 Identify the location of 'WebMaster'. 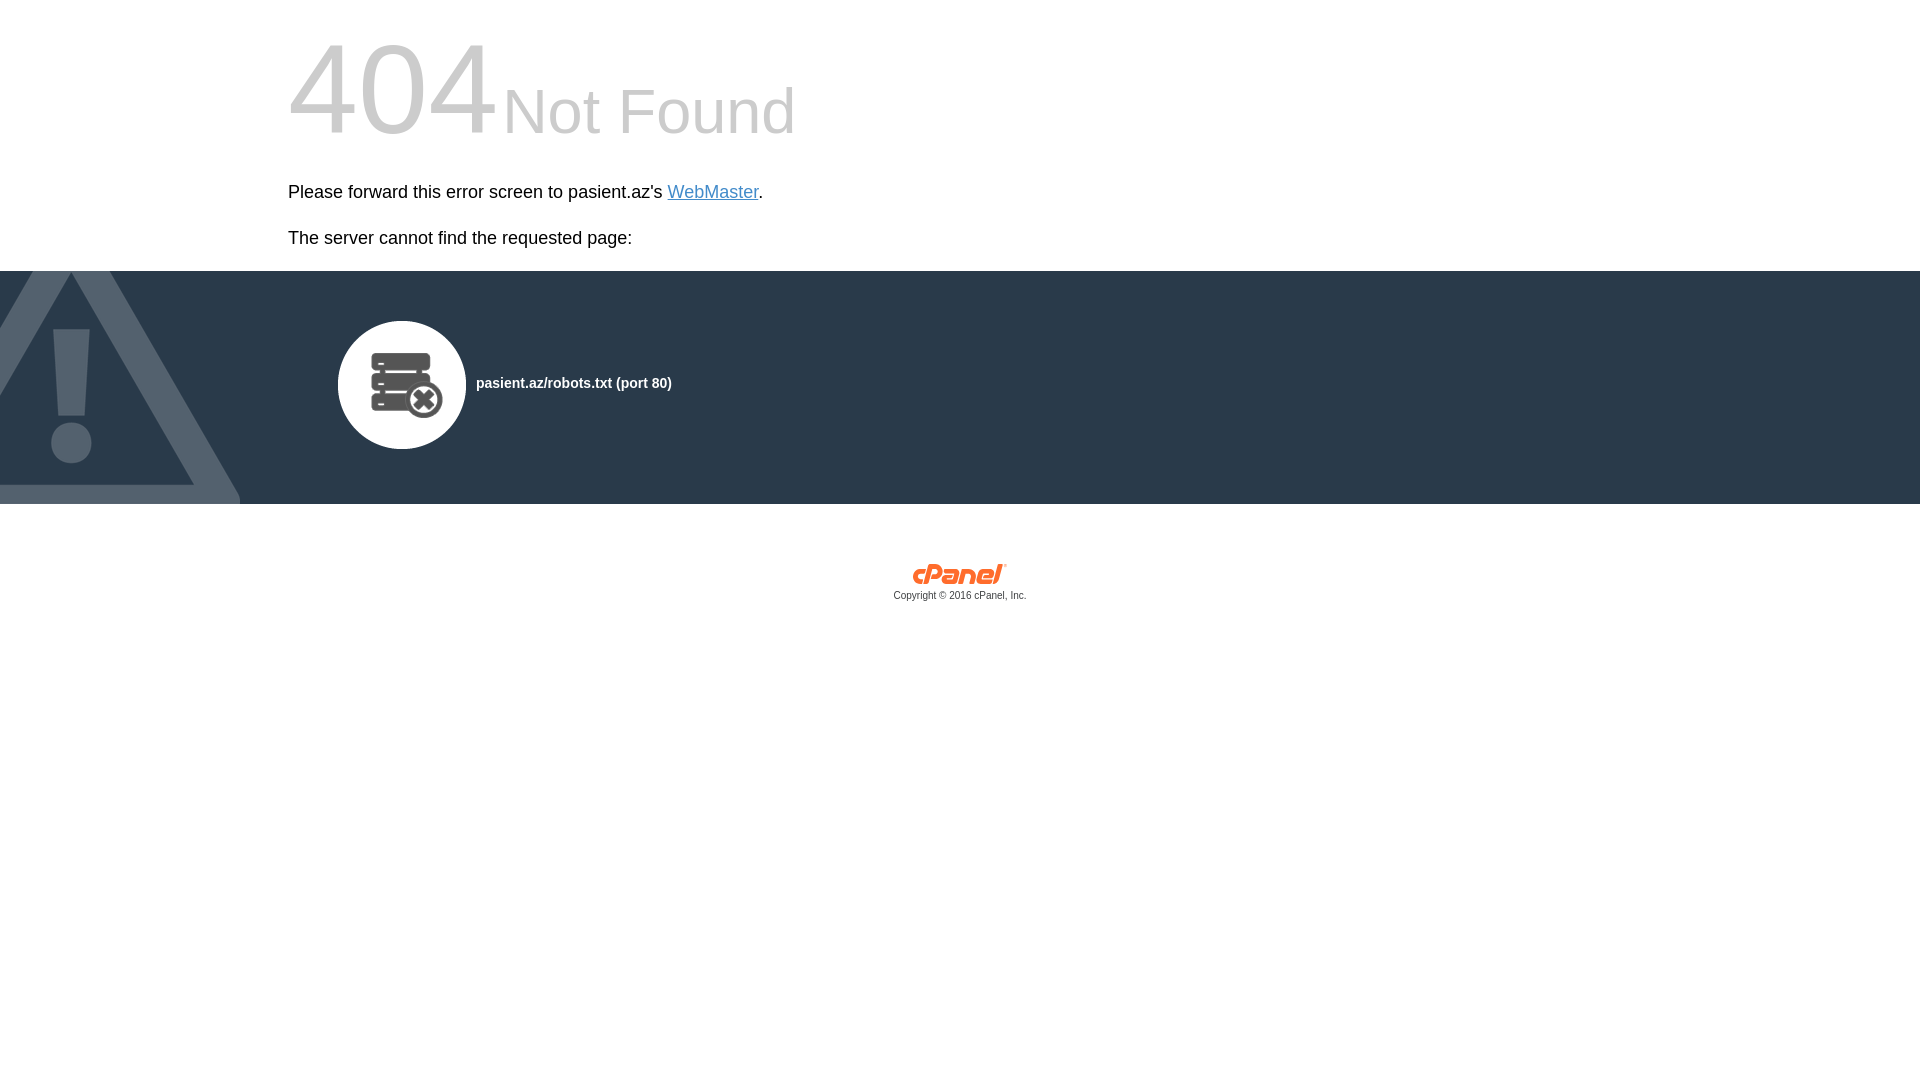
(713, 192).